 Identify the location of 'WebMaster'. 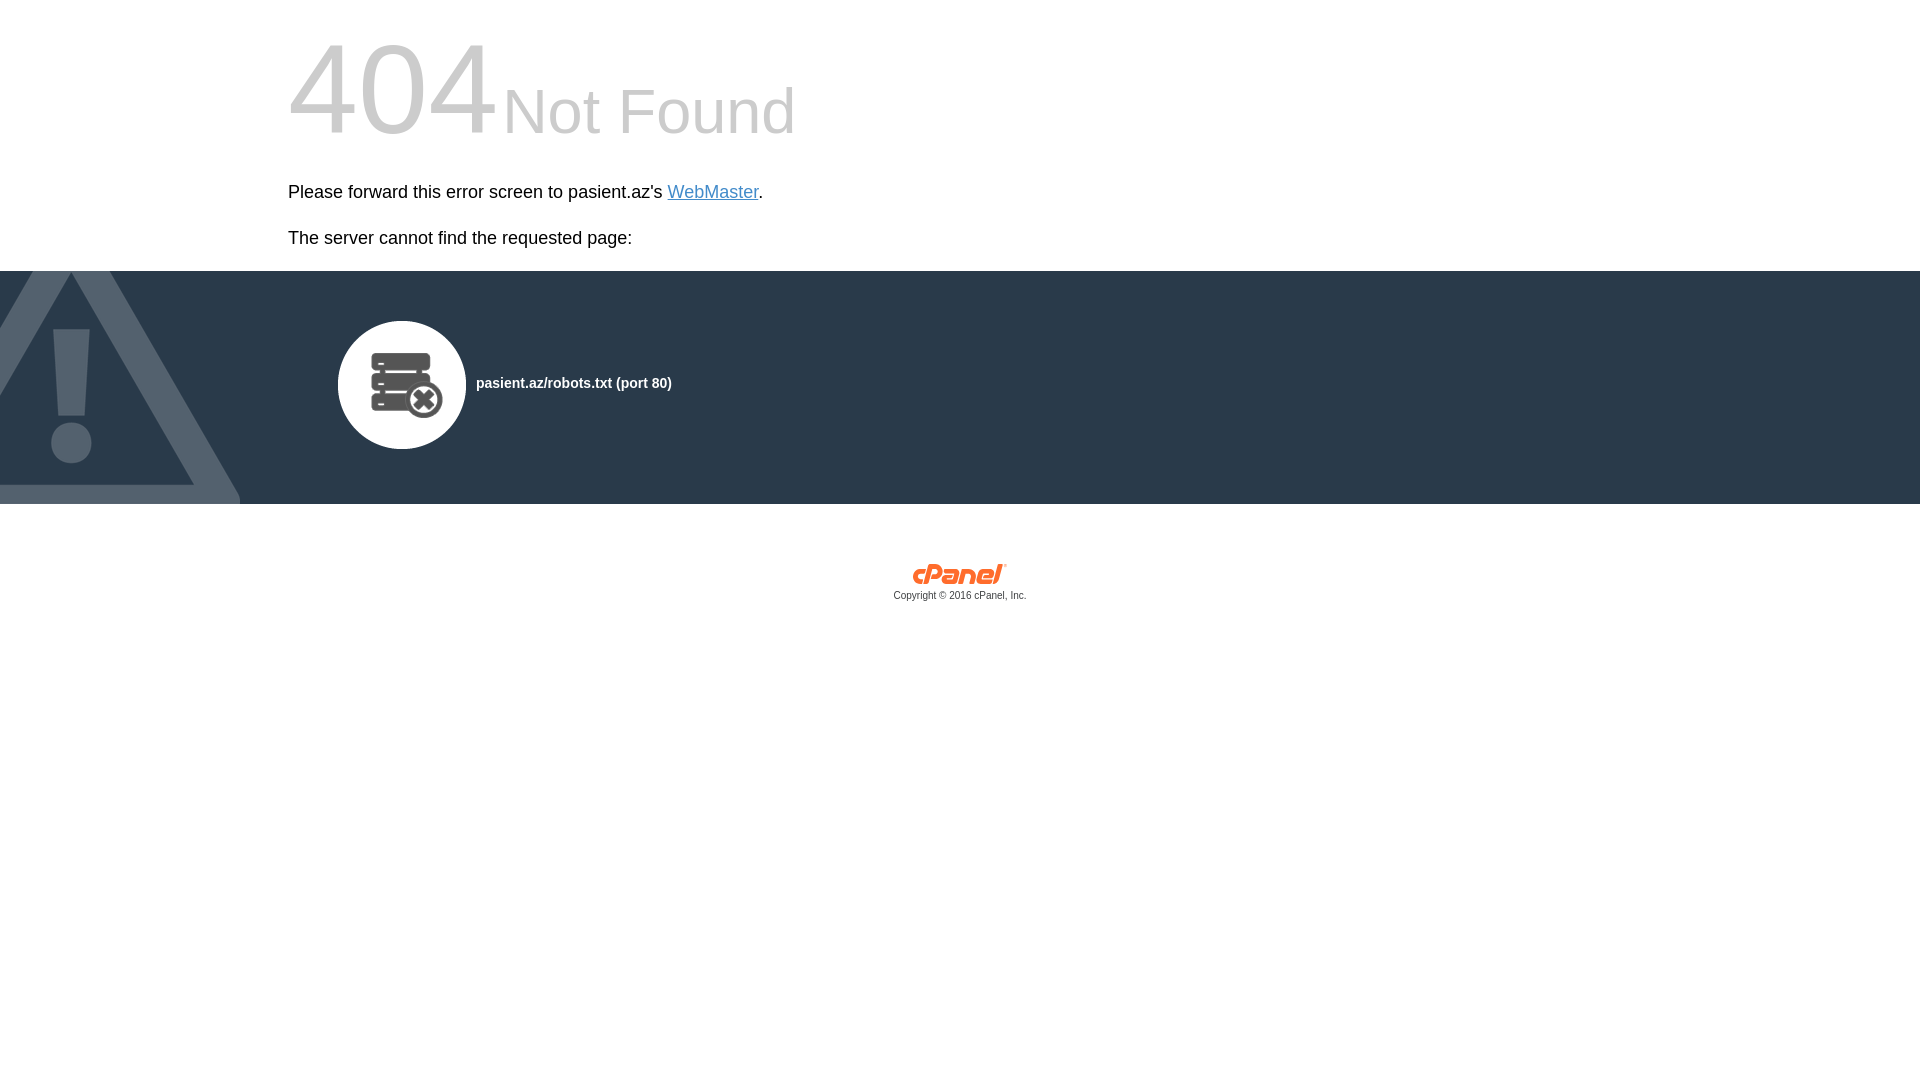
(713, 192).